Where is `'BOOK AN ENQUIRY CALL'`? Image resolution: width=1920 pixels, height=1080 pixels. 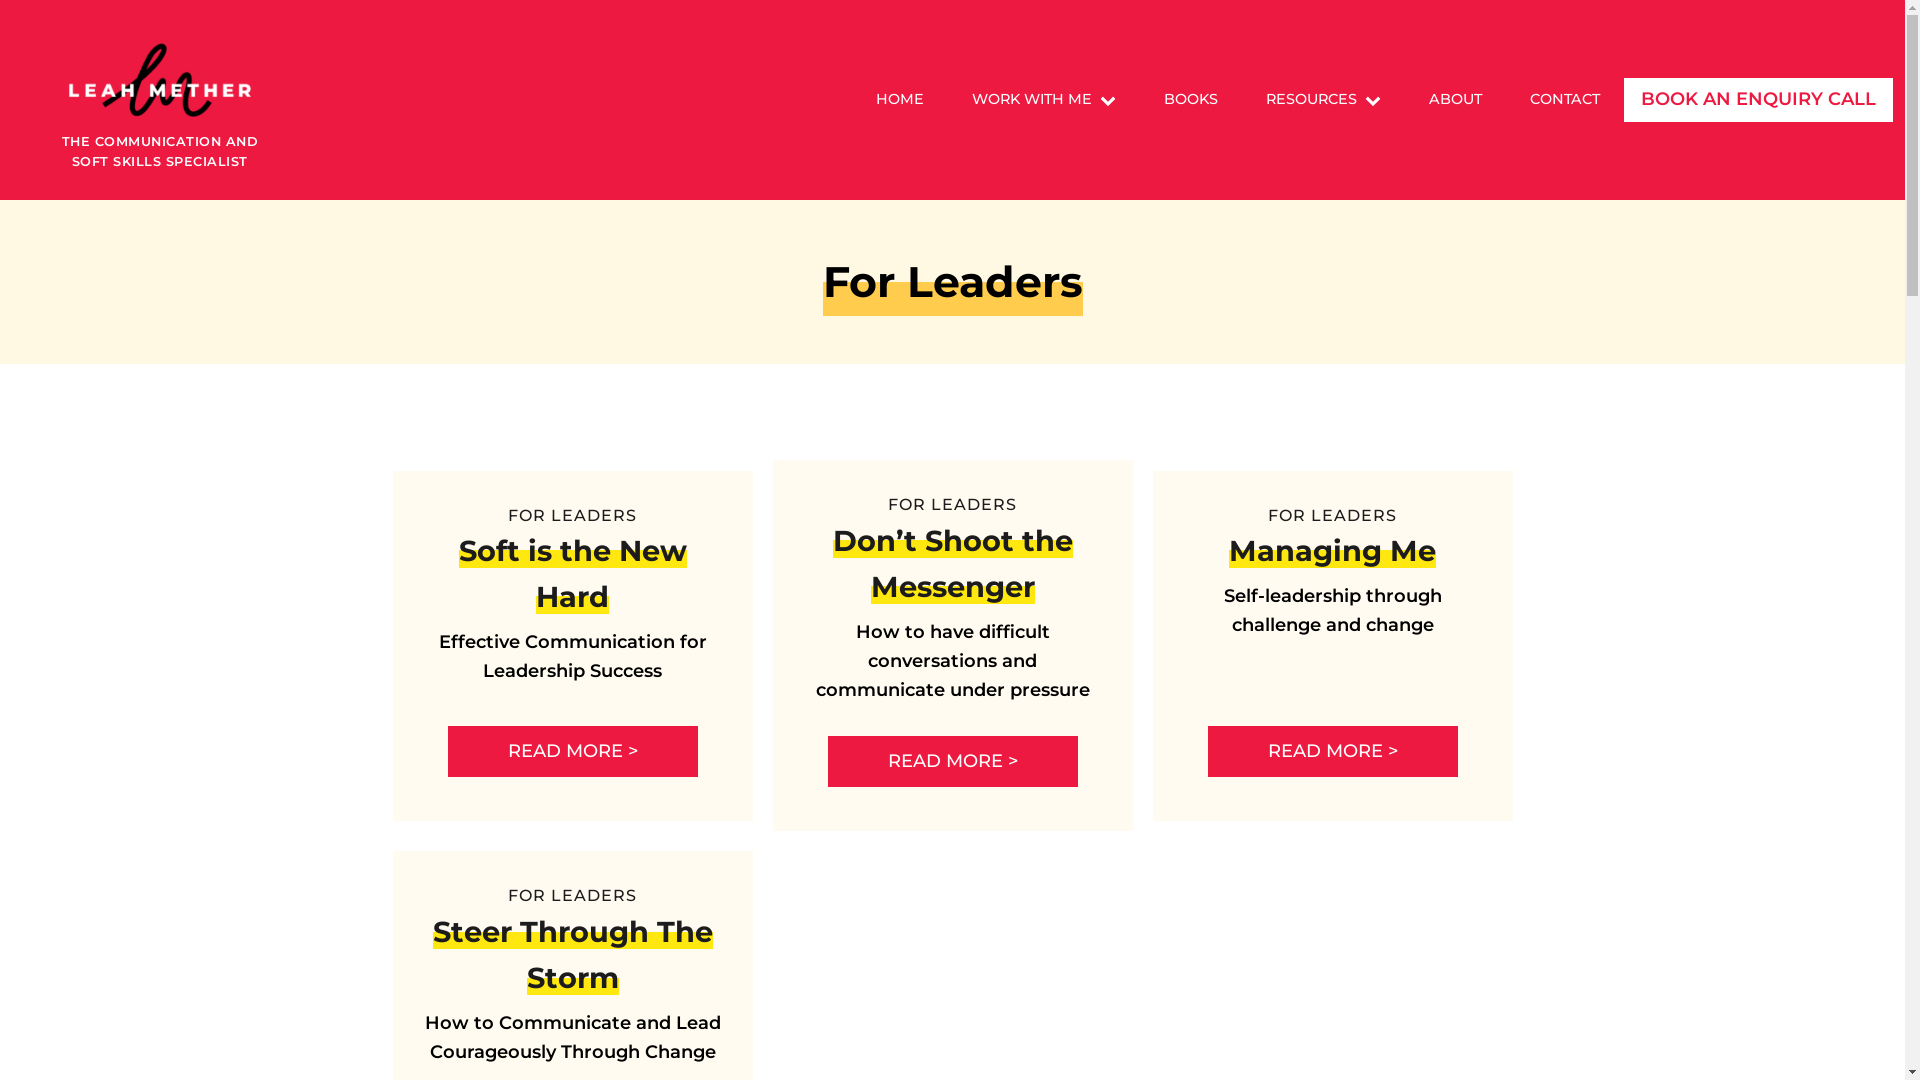 'BOOK AN ENQUIRY CALL' is located at coordinates (1757, 100).